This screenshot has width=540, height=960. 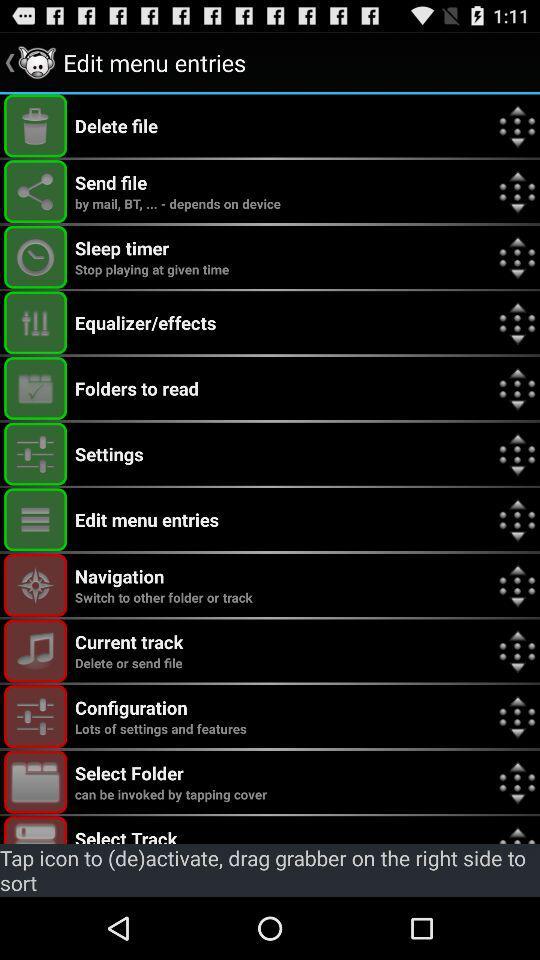 What do you see at coordinates (35, 830) in the screenshot?
I see `track option` at bounding box center [35, 830].